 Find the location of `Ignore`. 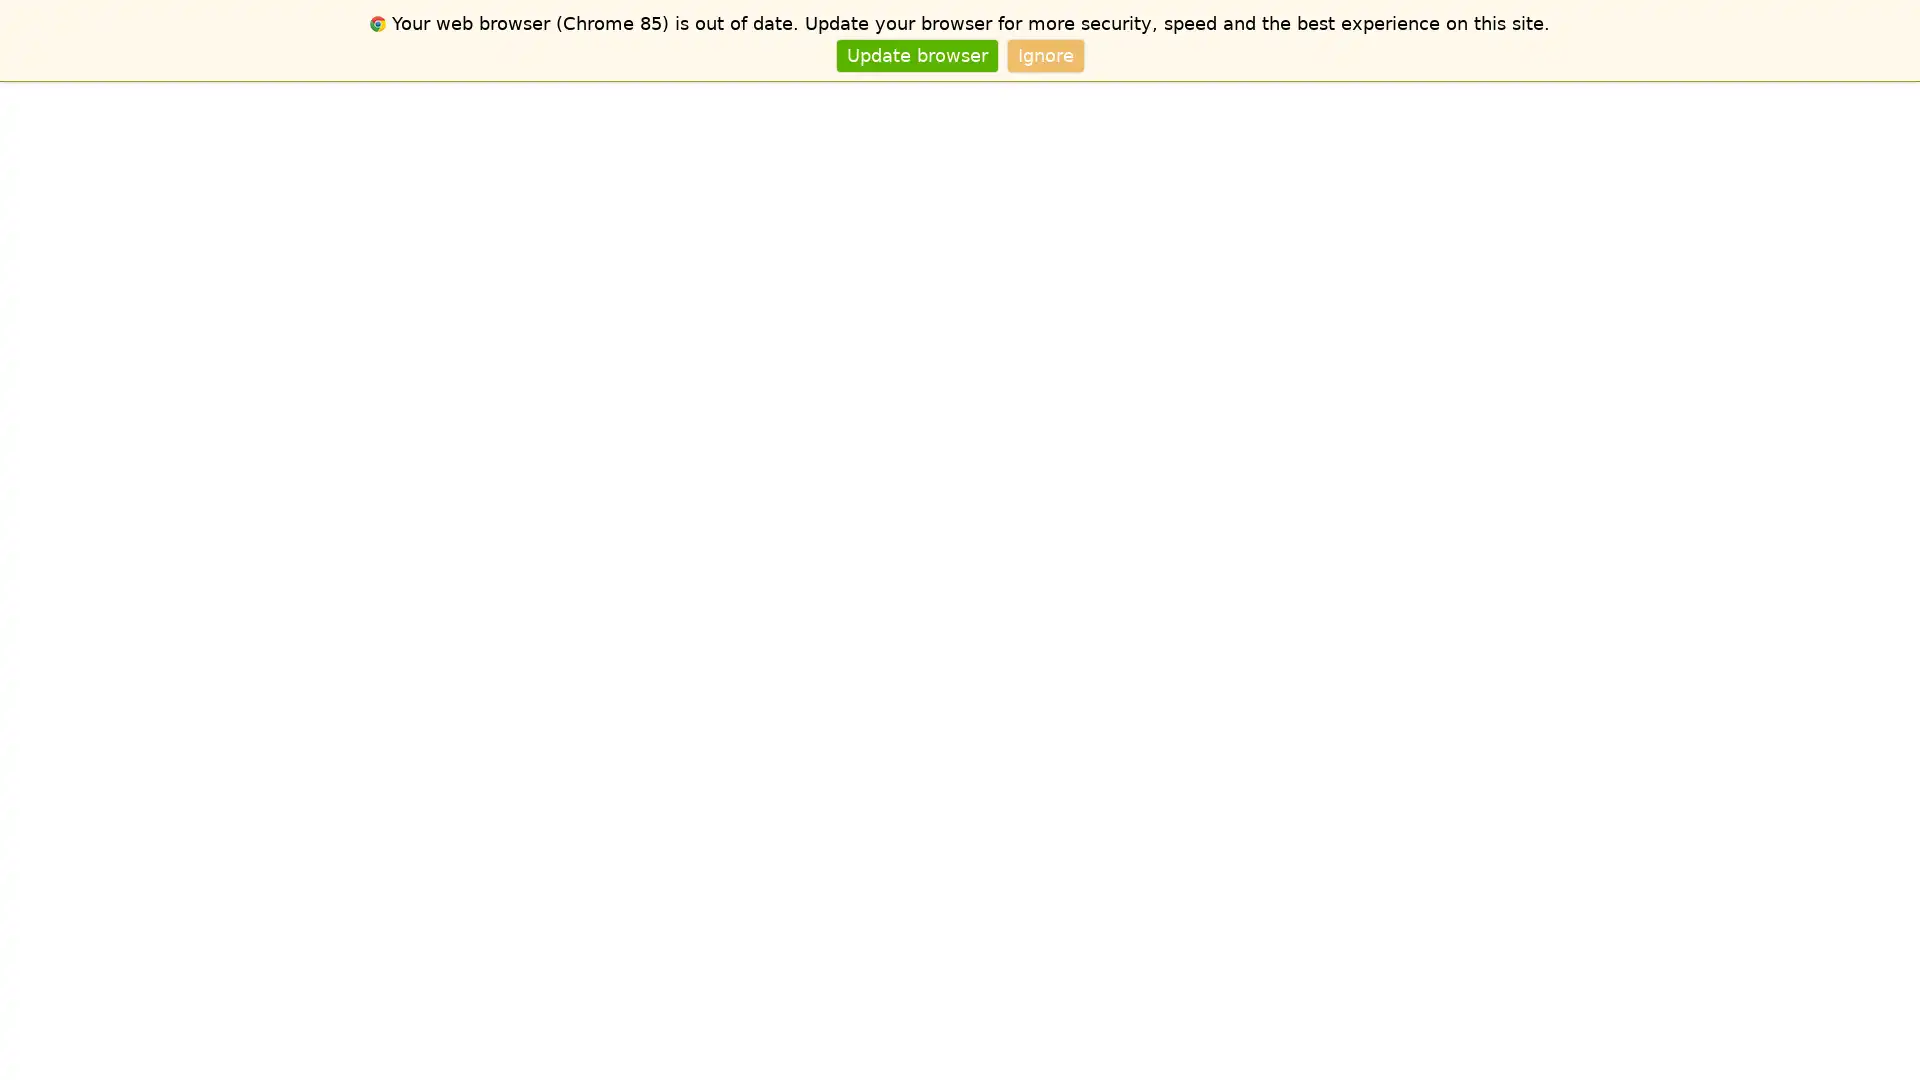

Ignore is located at coordinates (1044, 54).